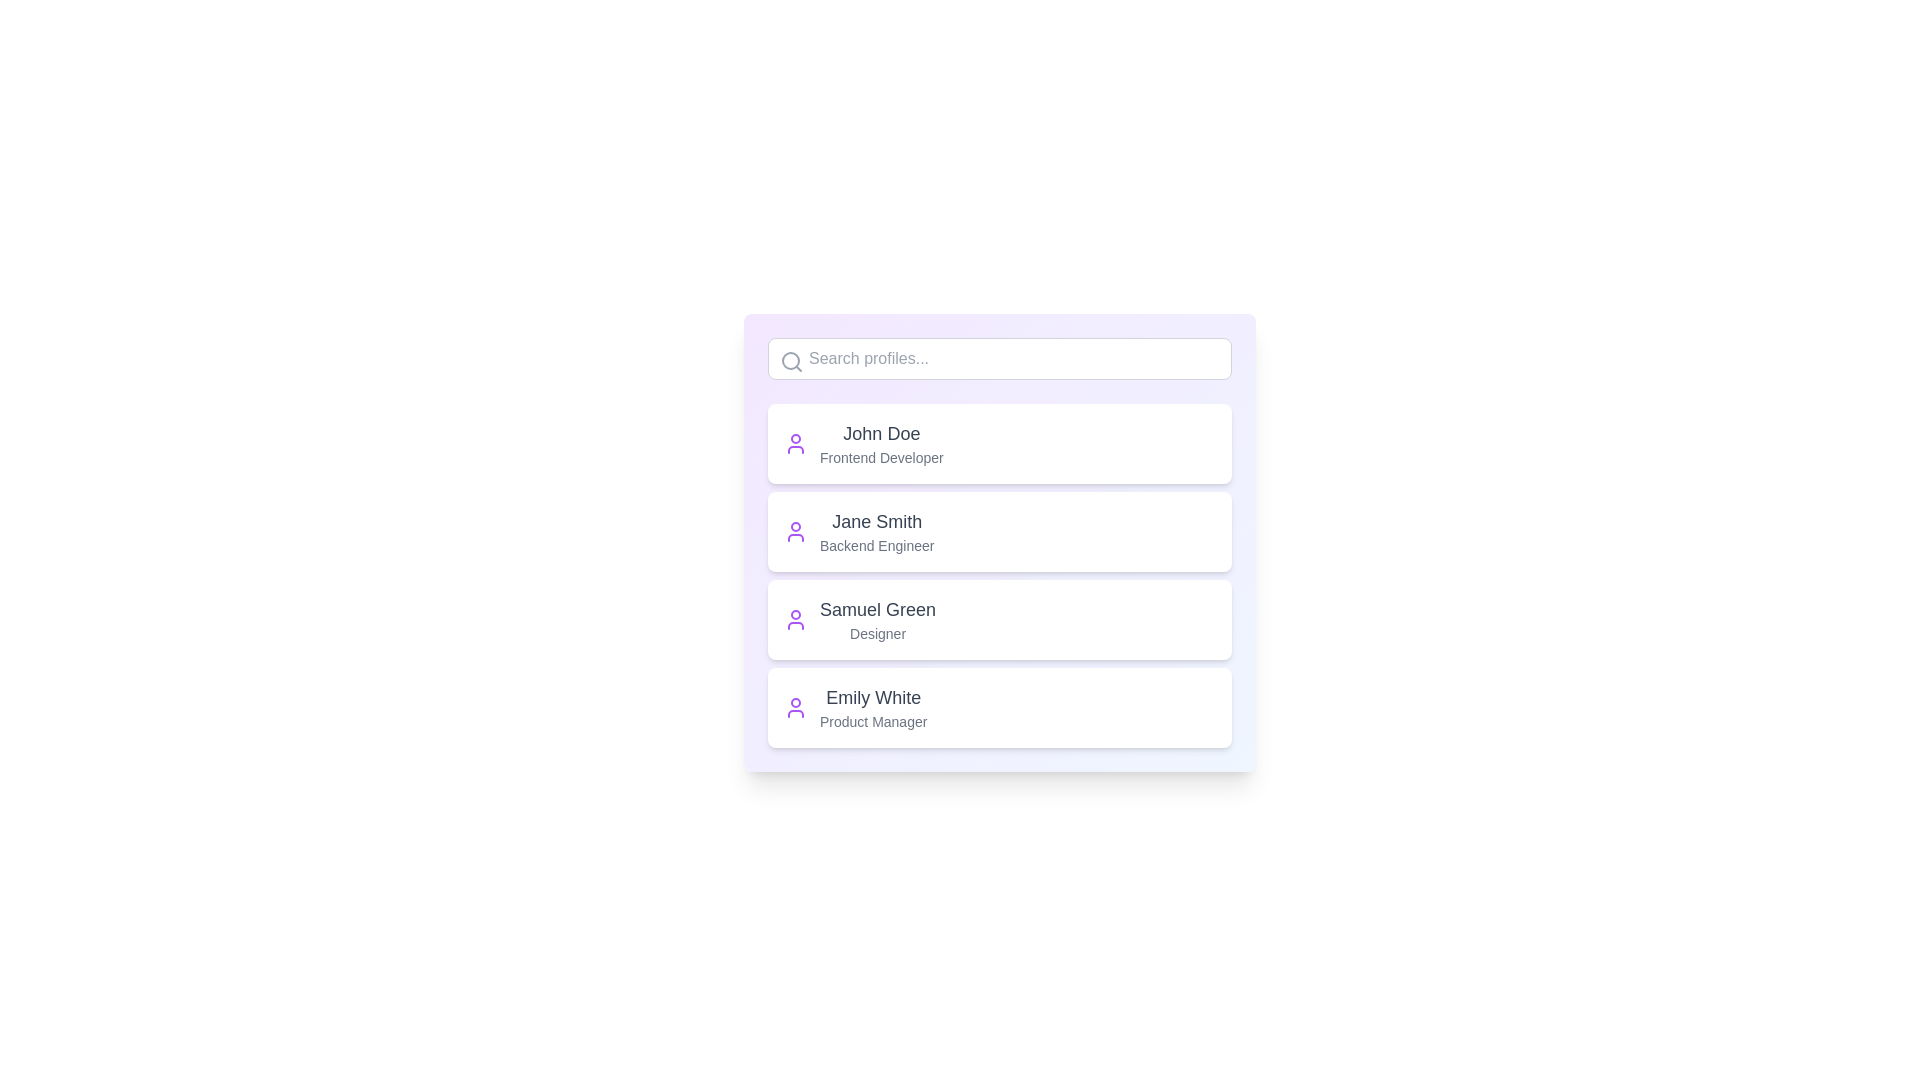  I want to click on the text display component indicating the name 'Samuel Green' and the role 'Designer', which is the third cell in the list of profile information cards, so click(878, 619).